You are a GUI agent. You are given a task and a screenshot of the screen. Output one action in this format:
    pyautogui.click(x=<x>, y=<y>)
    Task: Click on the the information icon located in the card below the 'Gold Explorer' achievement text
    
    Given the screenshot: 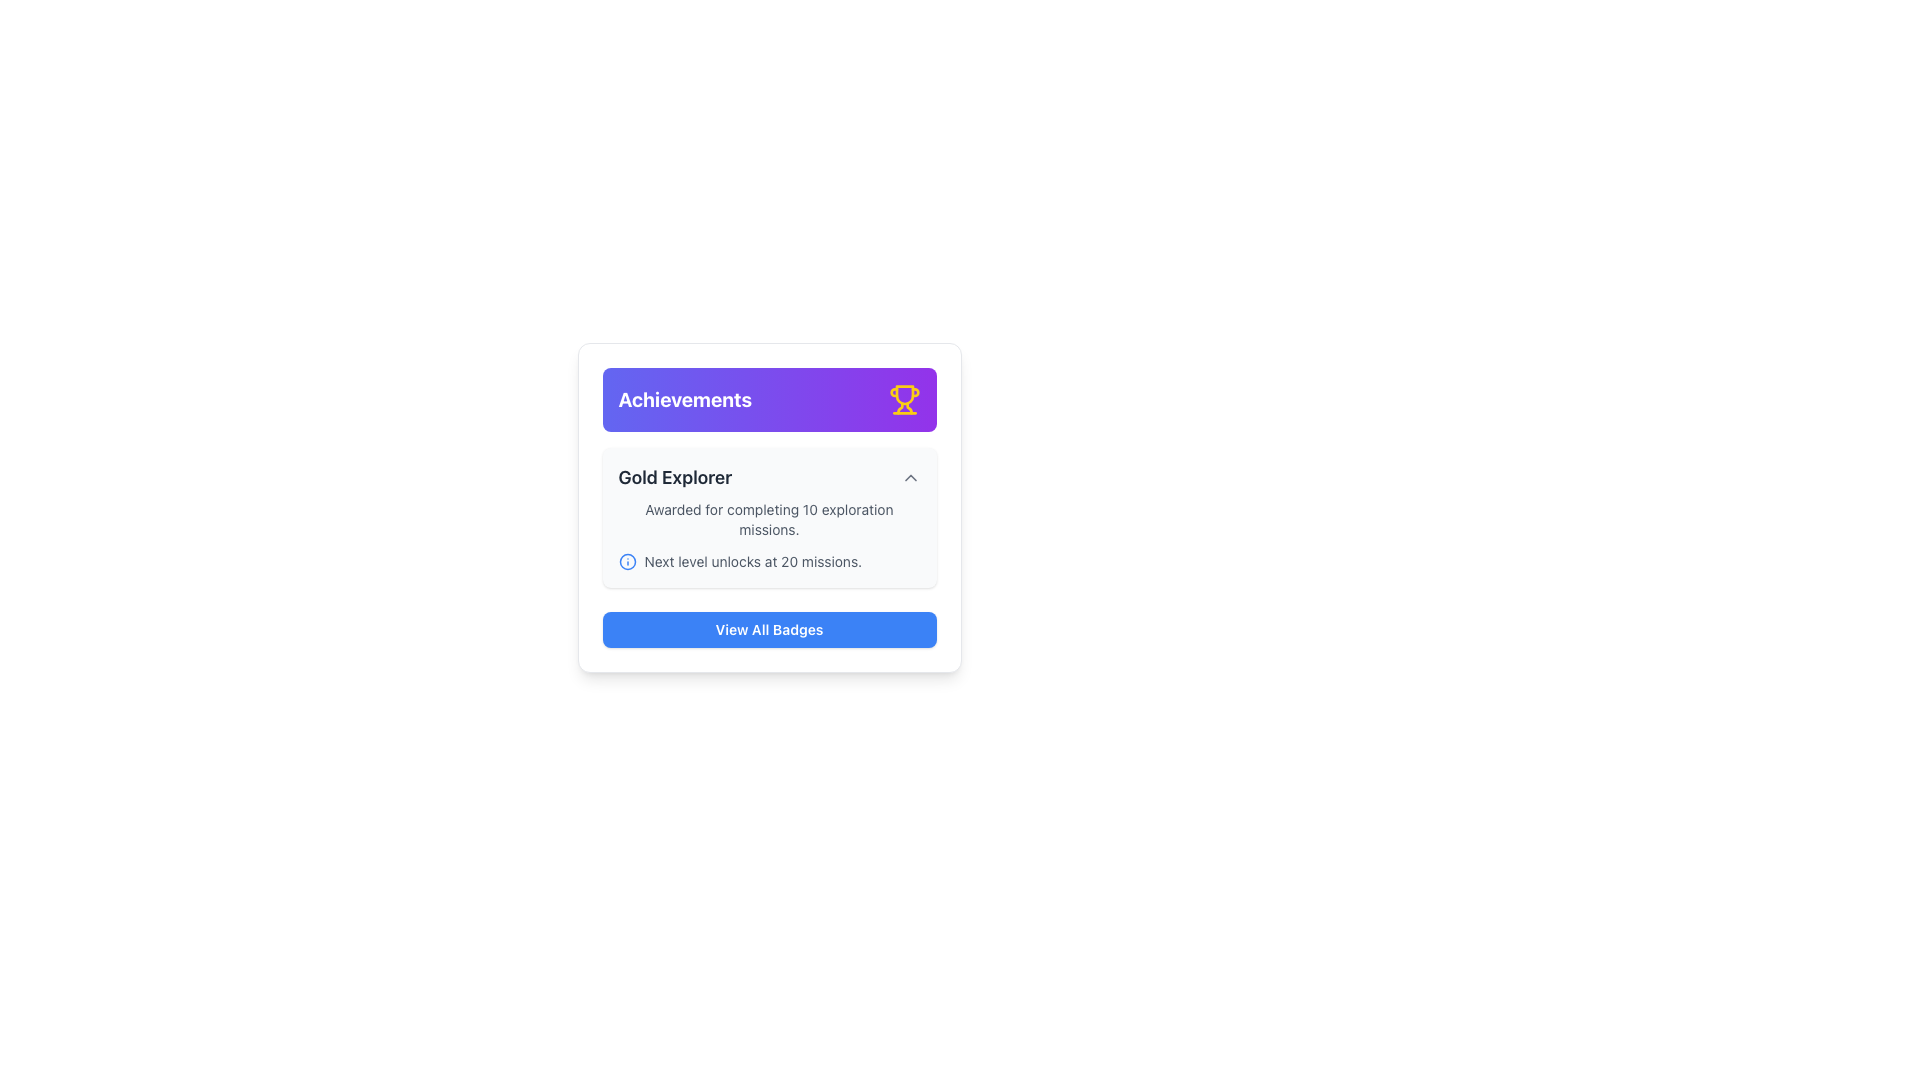 What is the action you would take?
    pyautogui.click(x=626, y=562)
    